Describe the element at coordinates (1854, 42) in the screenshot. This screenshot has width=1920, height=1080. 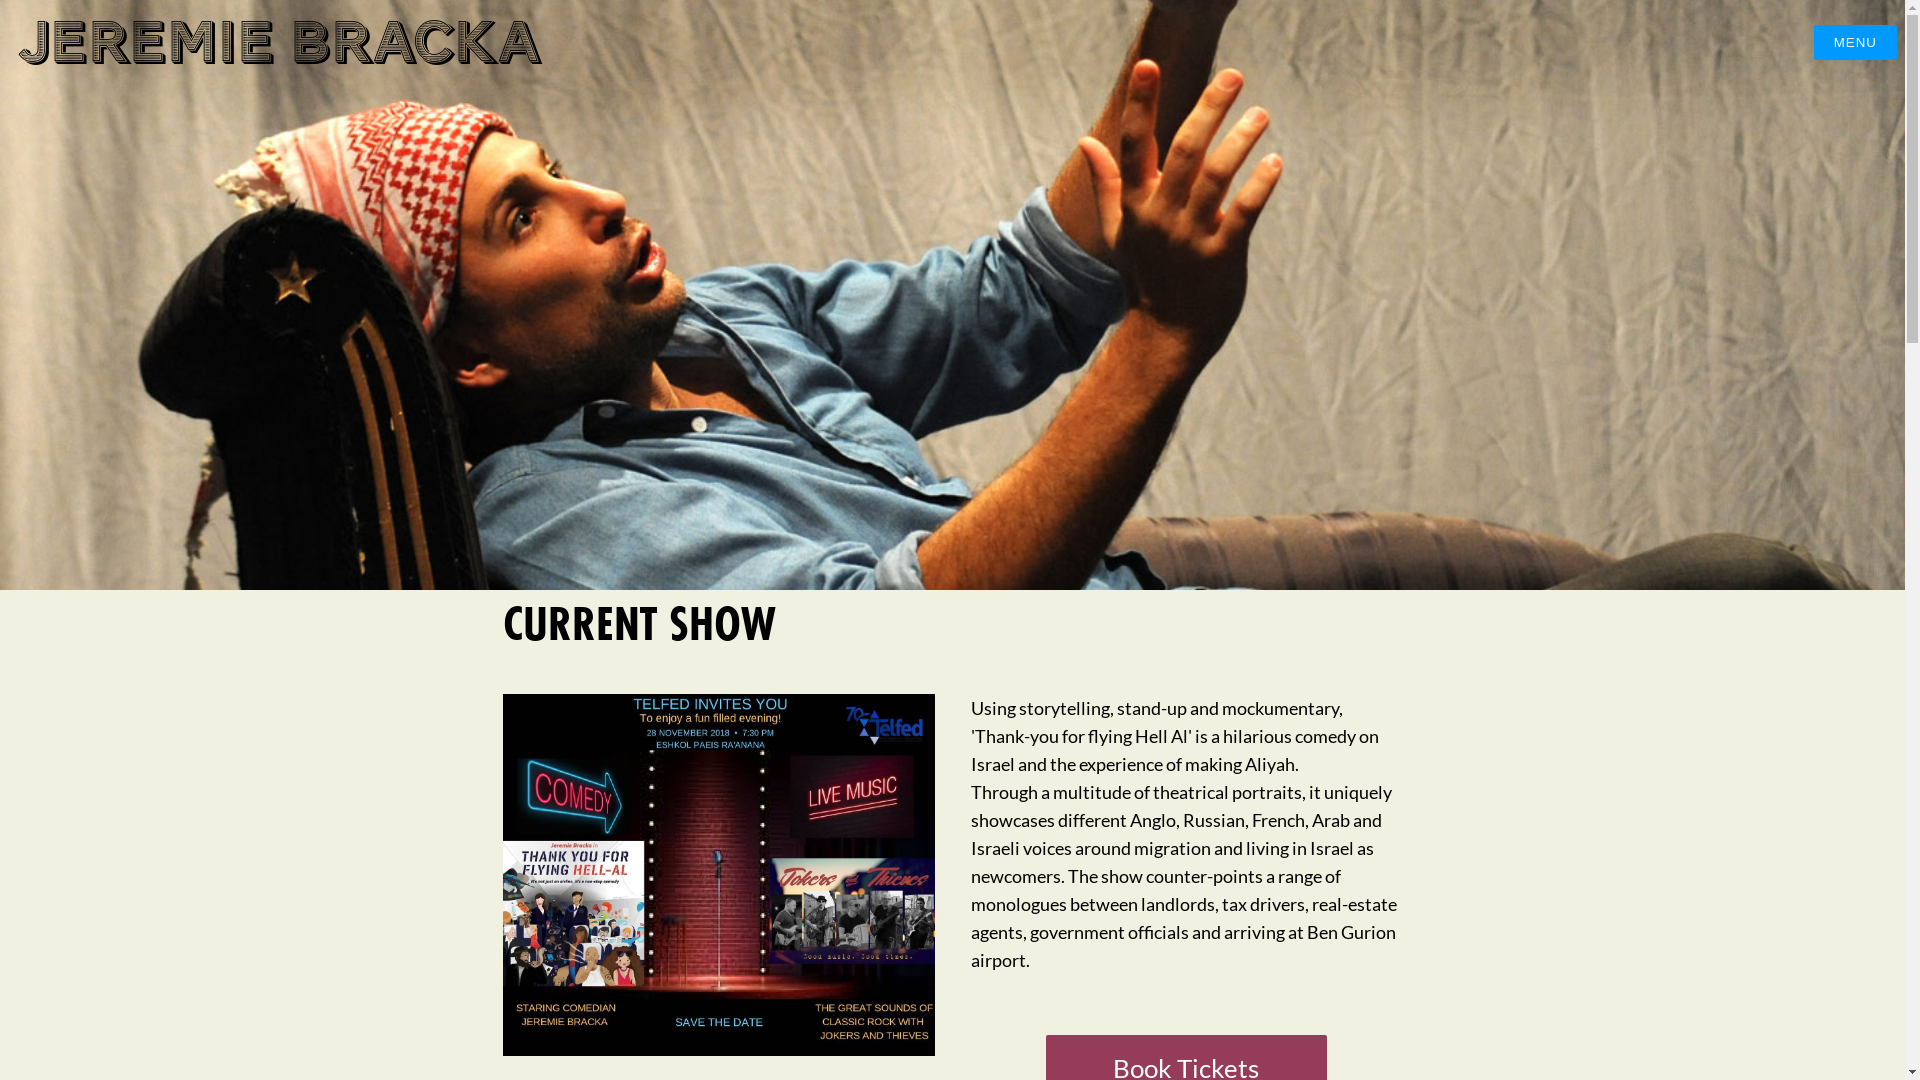
I see `'MENU'` at that location.